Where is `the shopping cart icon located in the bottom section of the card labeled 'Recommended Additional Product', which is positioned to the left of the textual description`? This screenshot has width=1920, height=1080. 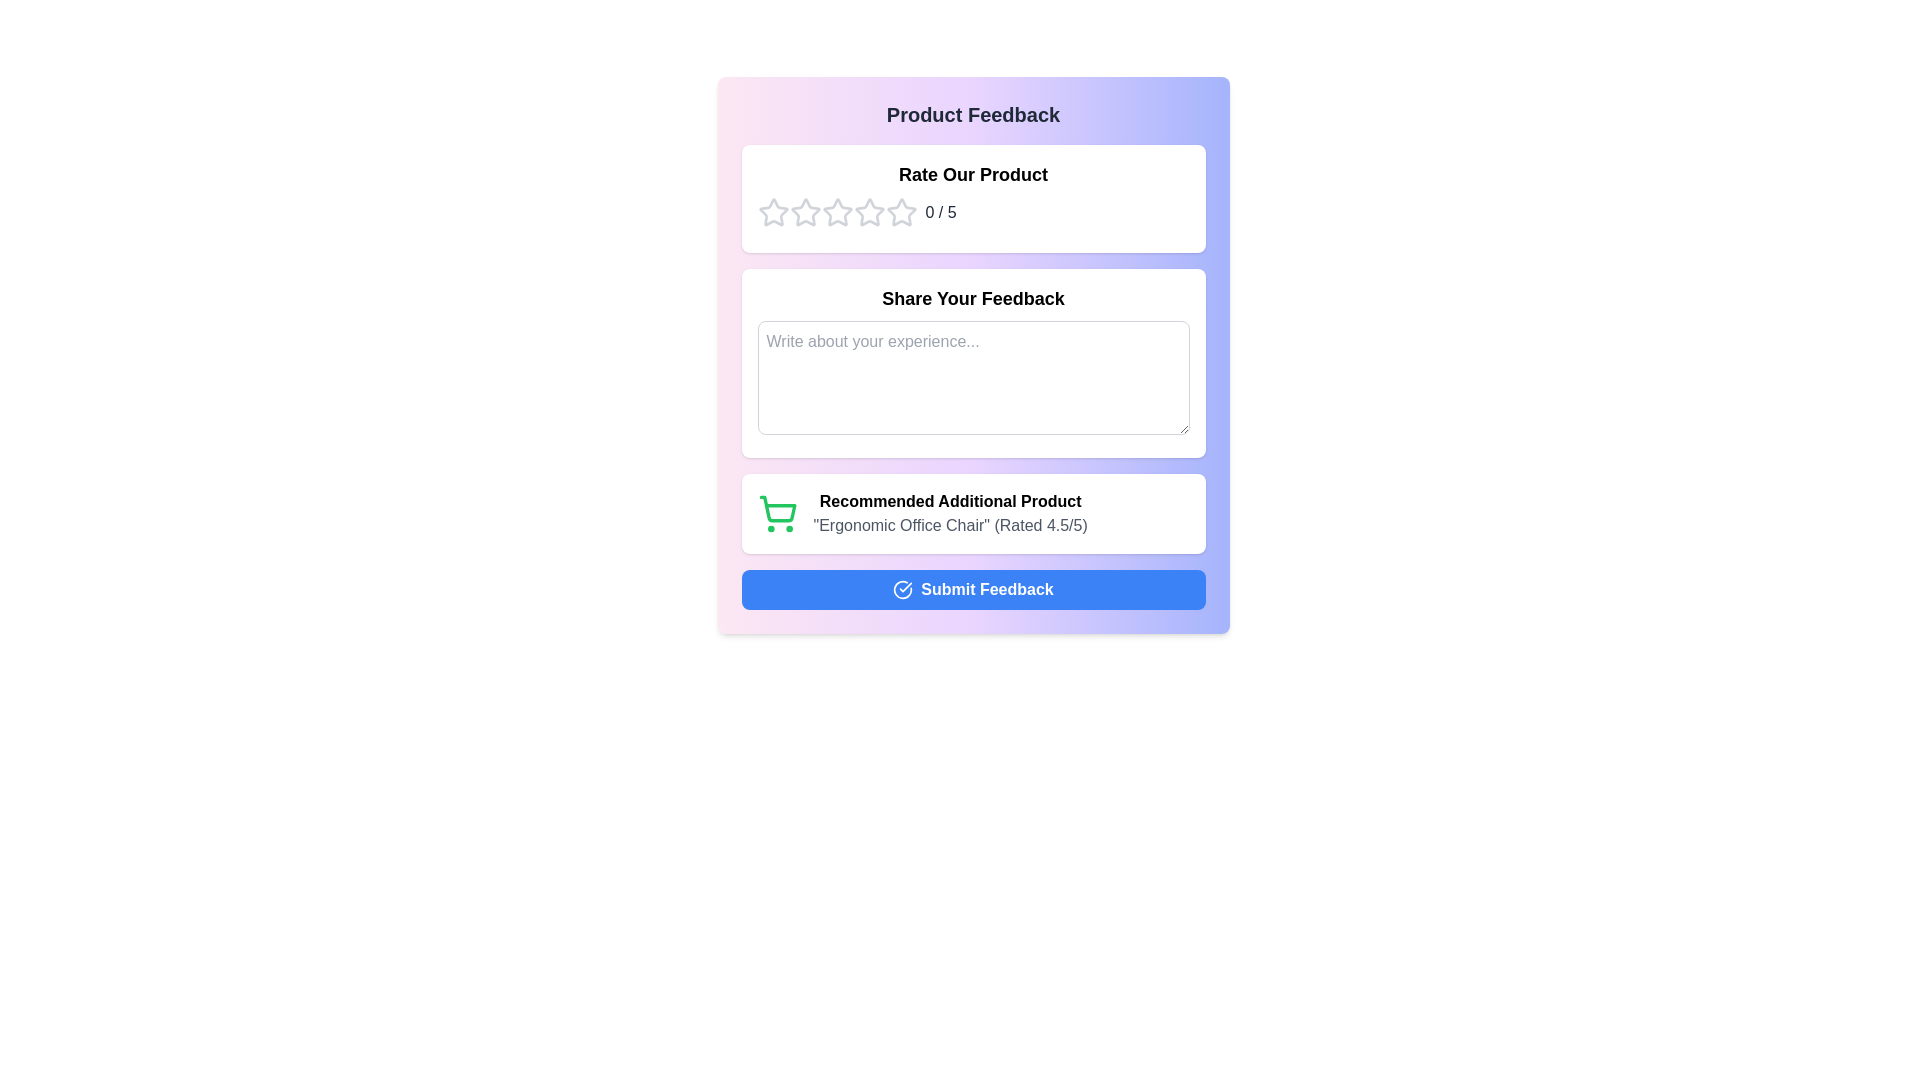
the shopping cart icon located in the bottom section of the card labeled 'Recommended Additional Product', which is positioned to the left of the textual description is located at coordinates (776, 512).